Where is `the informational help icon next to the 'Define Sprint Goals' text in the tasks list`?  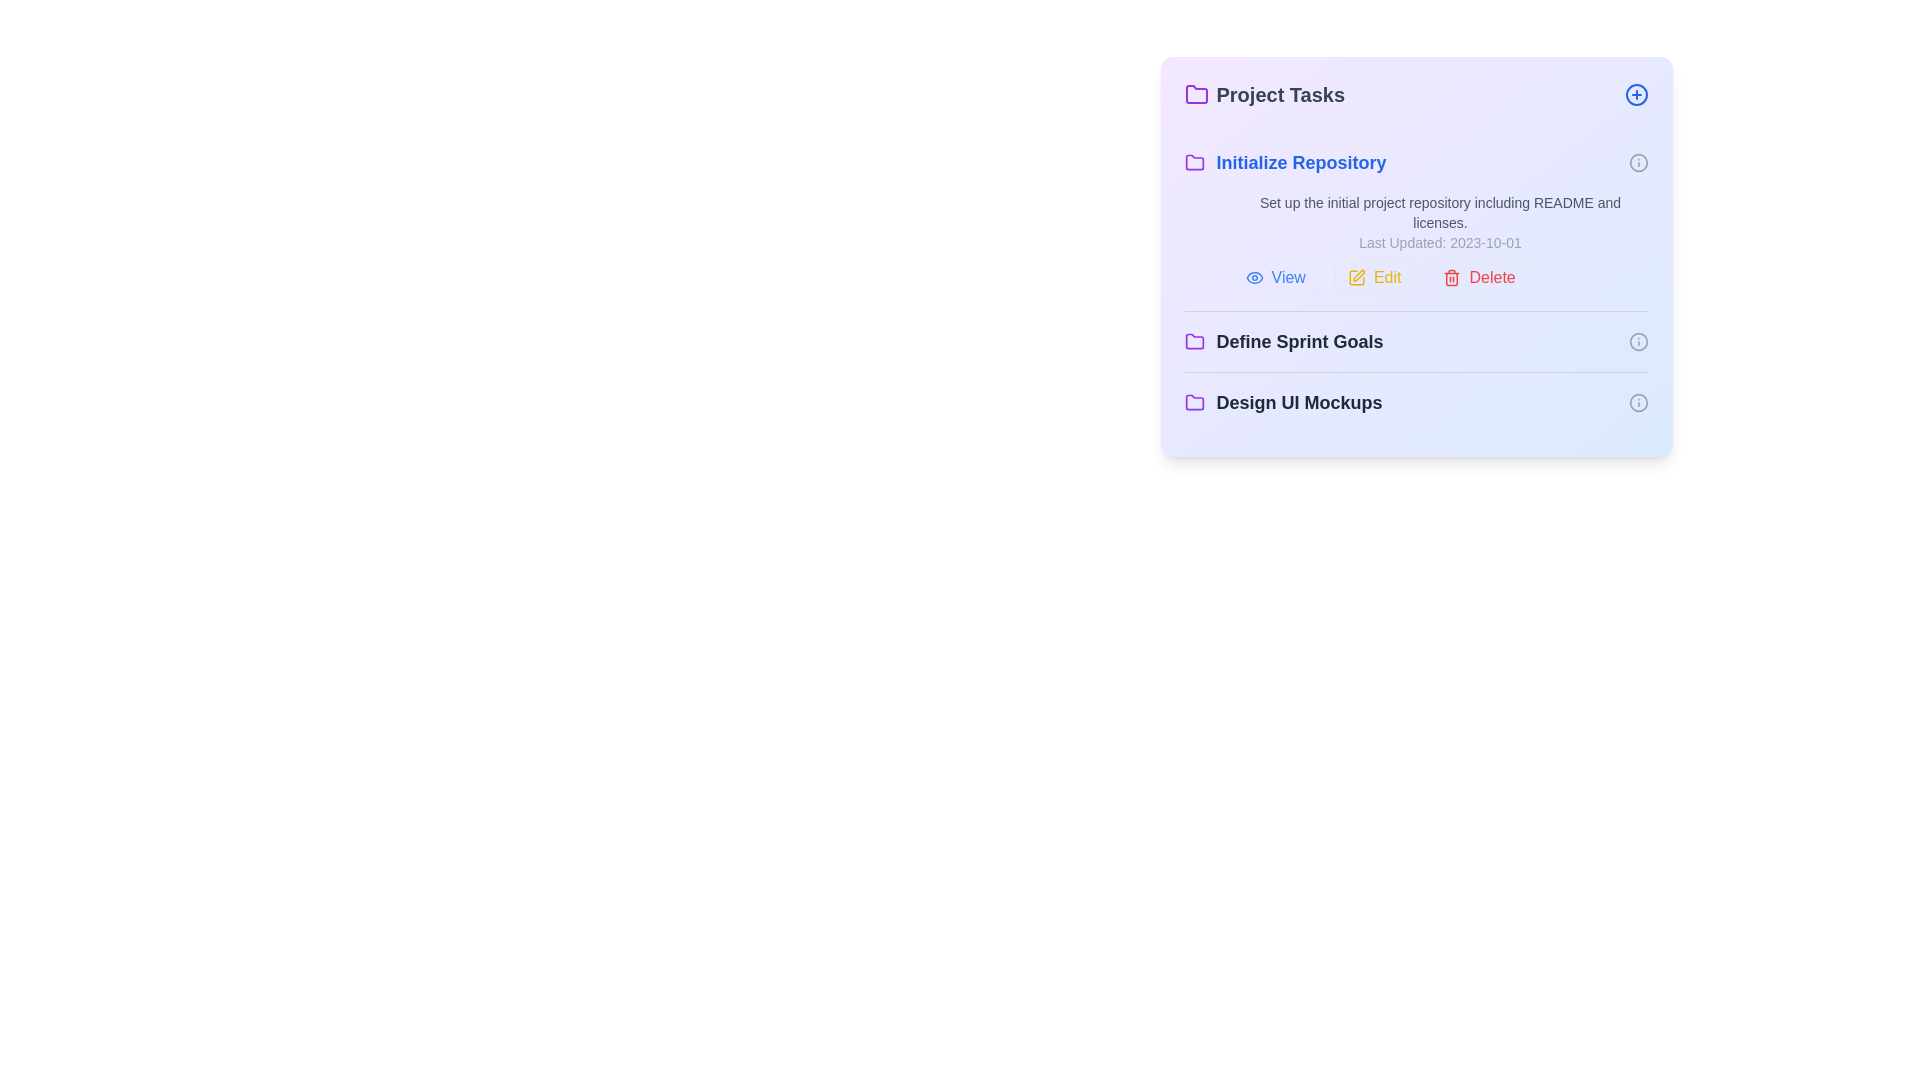 the informational help icon next to the 'Define Sprint Goals' text in the tasks list is located at coordinates (1638, 341).